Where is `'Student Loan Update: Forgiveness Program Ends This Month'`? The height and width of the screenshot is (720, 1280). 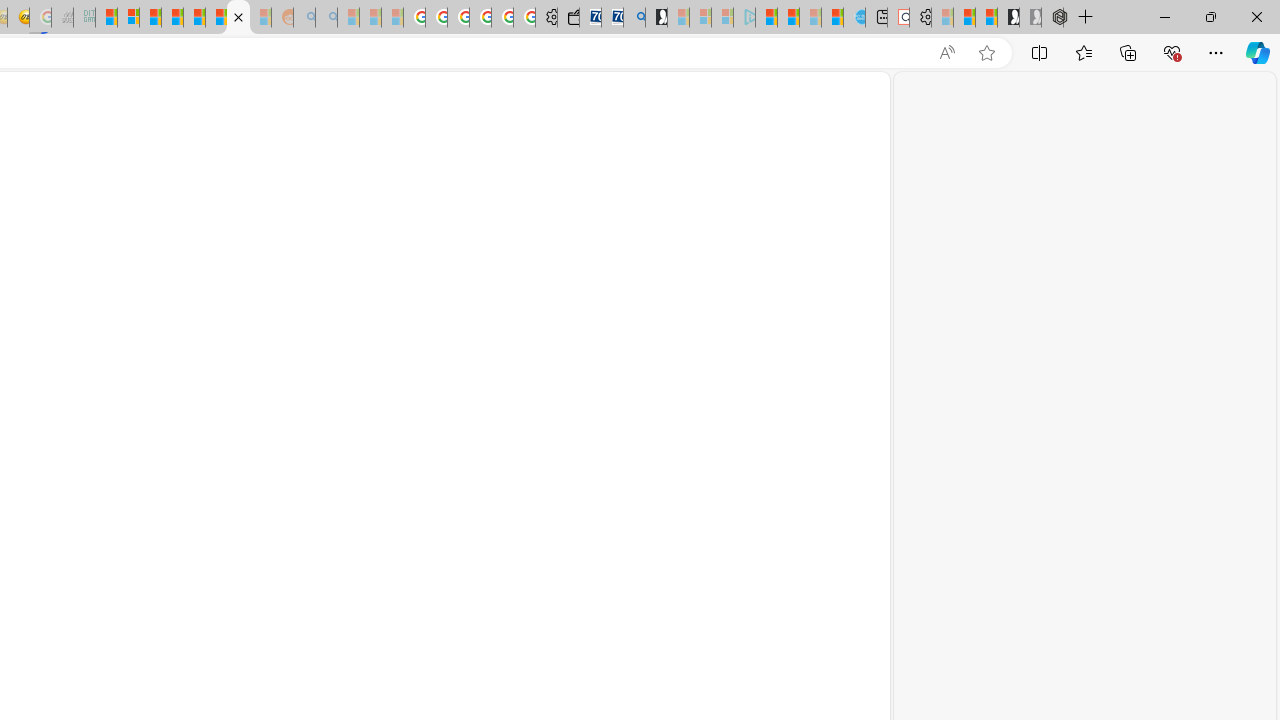
'Student Loan Update: Forgiveness Program Ends This Month' is located at coordinates (172, 17).